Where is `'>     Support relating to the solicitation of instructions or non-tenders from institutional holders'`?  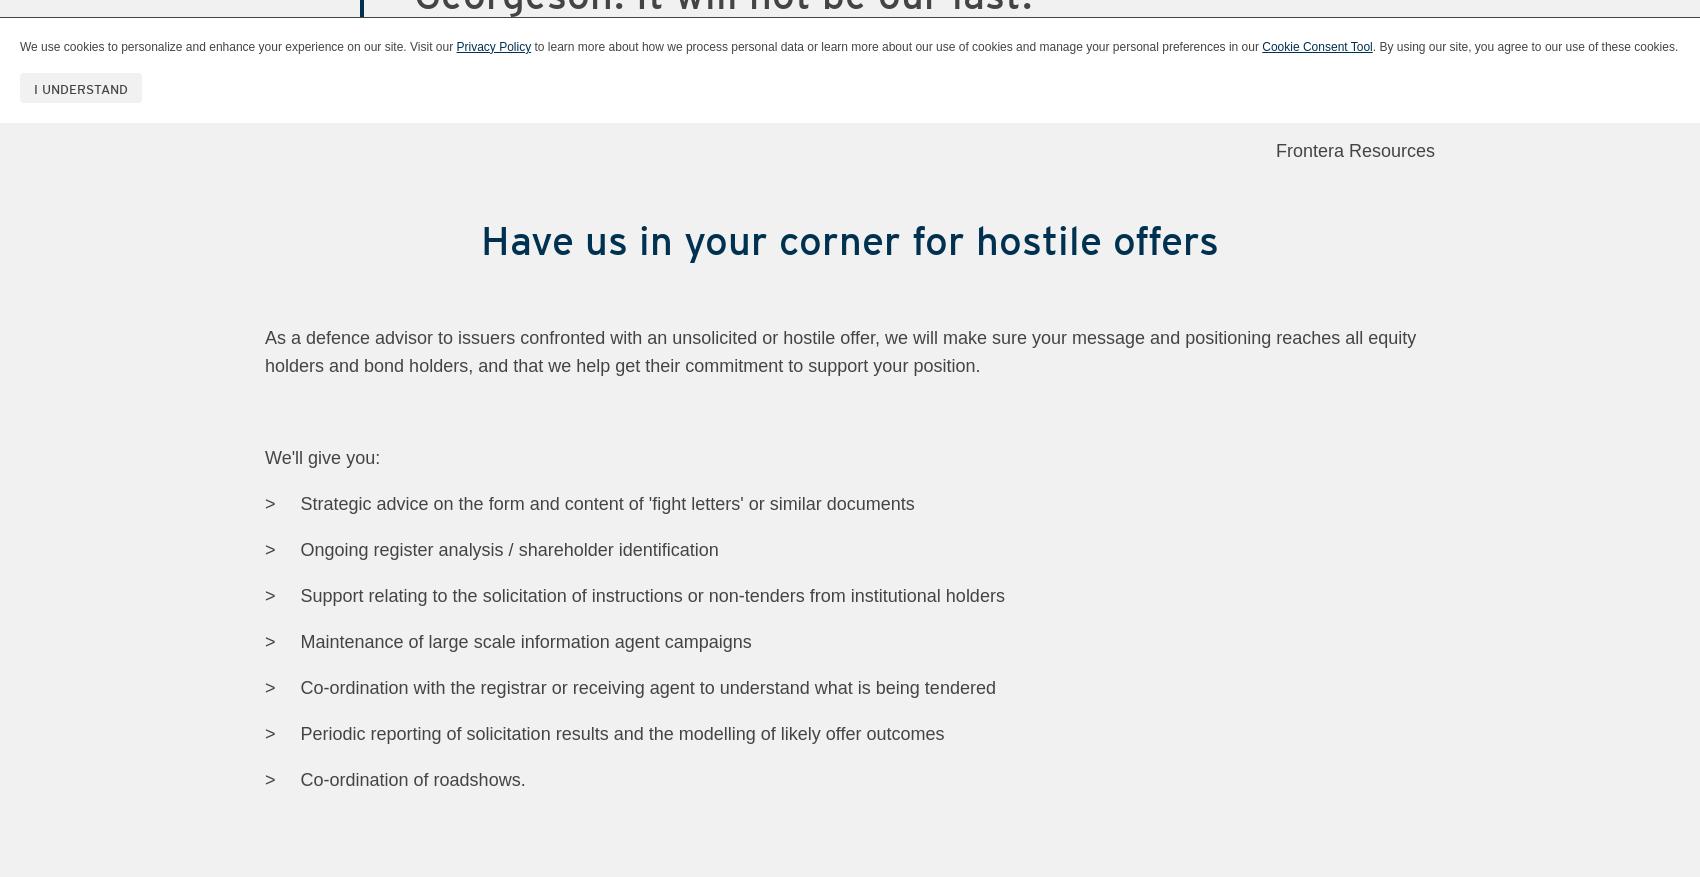
'>     Support relating to the solicitation of instructions or non-tenders from institutional holders' is located at coordinates (265, 593).